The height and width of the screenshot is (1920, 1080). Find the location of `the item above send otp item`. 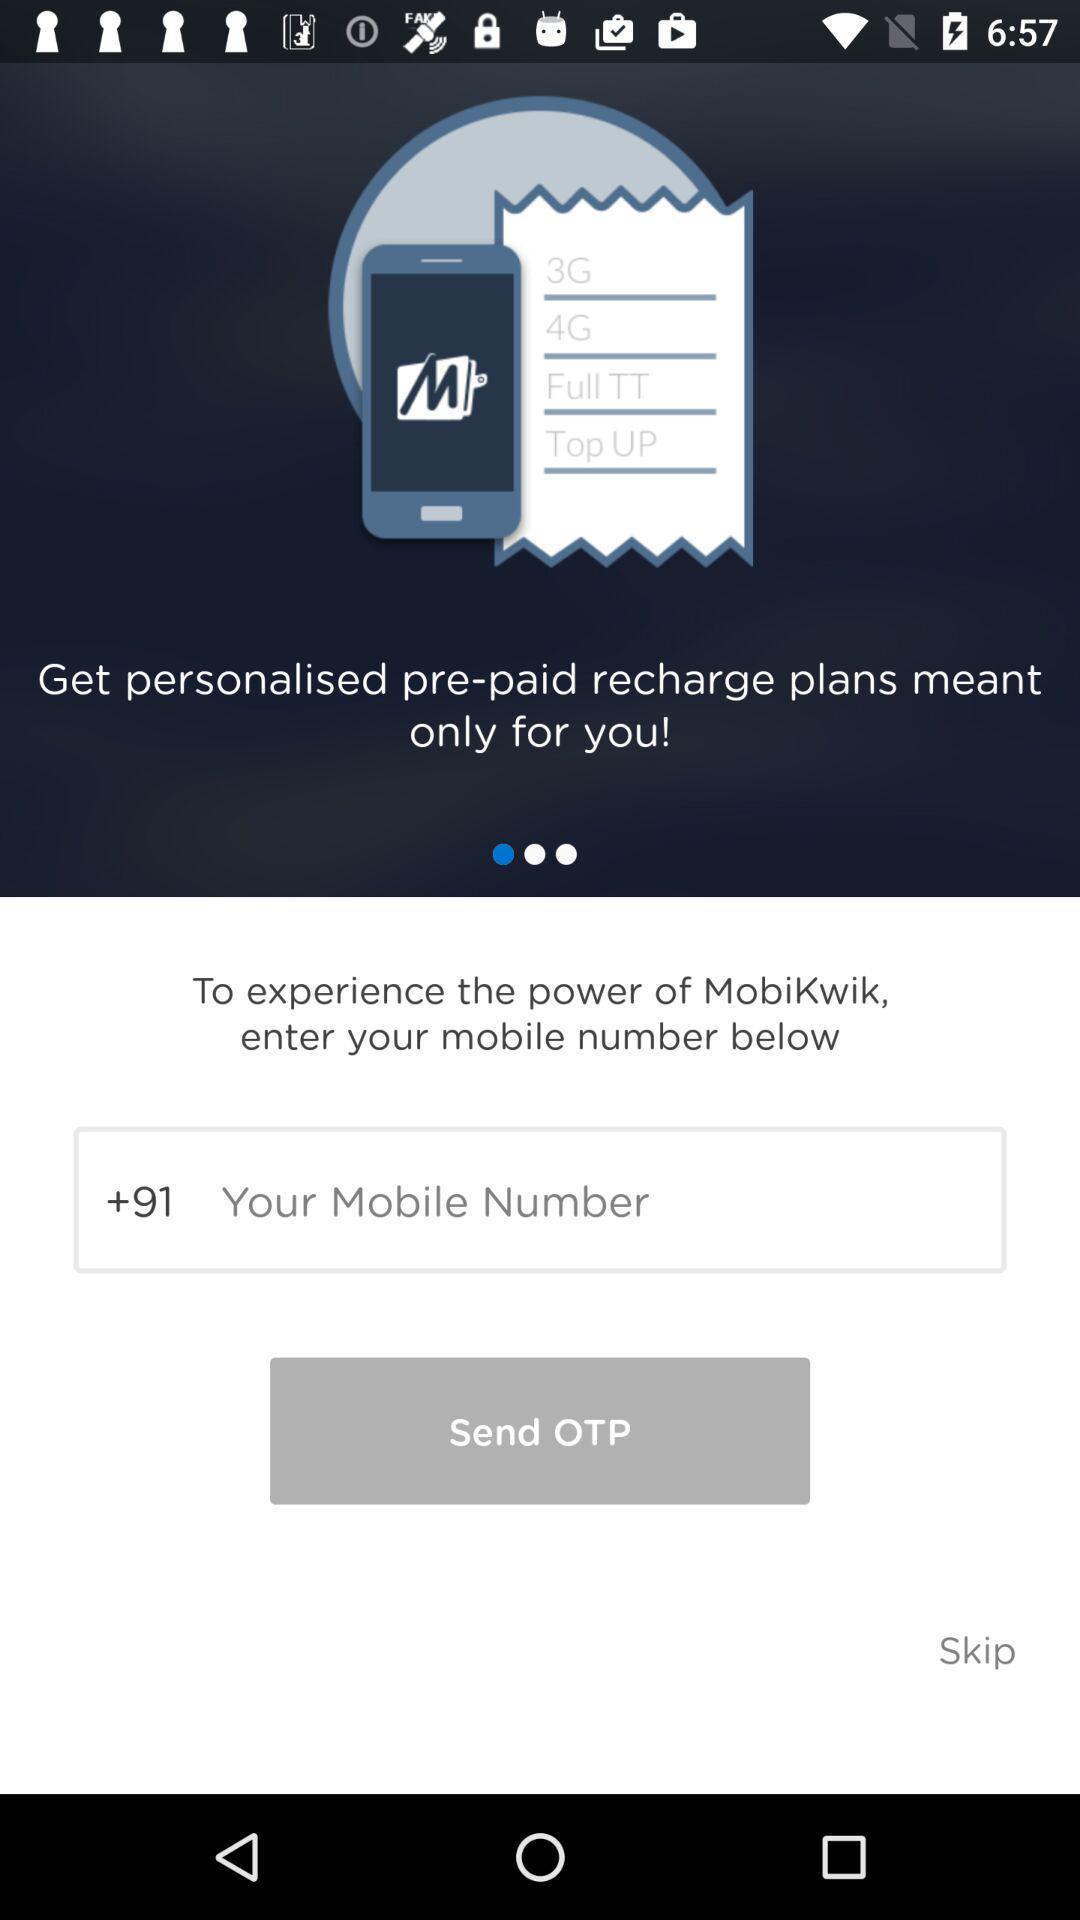

the item above send otp item is located at coordinates (540, 1200).